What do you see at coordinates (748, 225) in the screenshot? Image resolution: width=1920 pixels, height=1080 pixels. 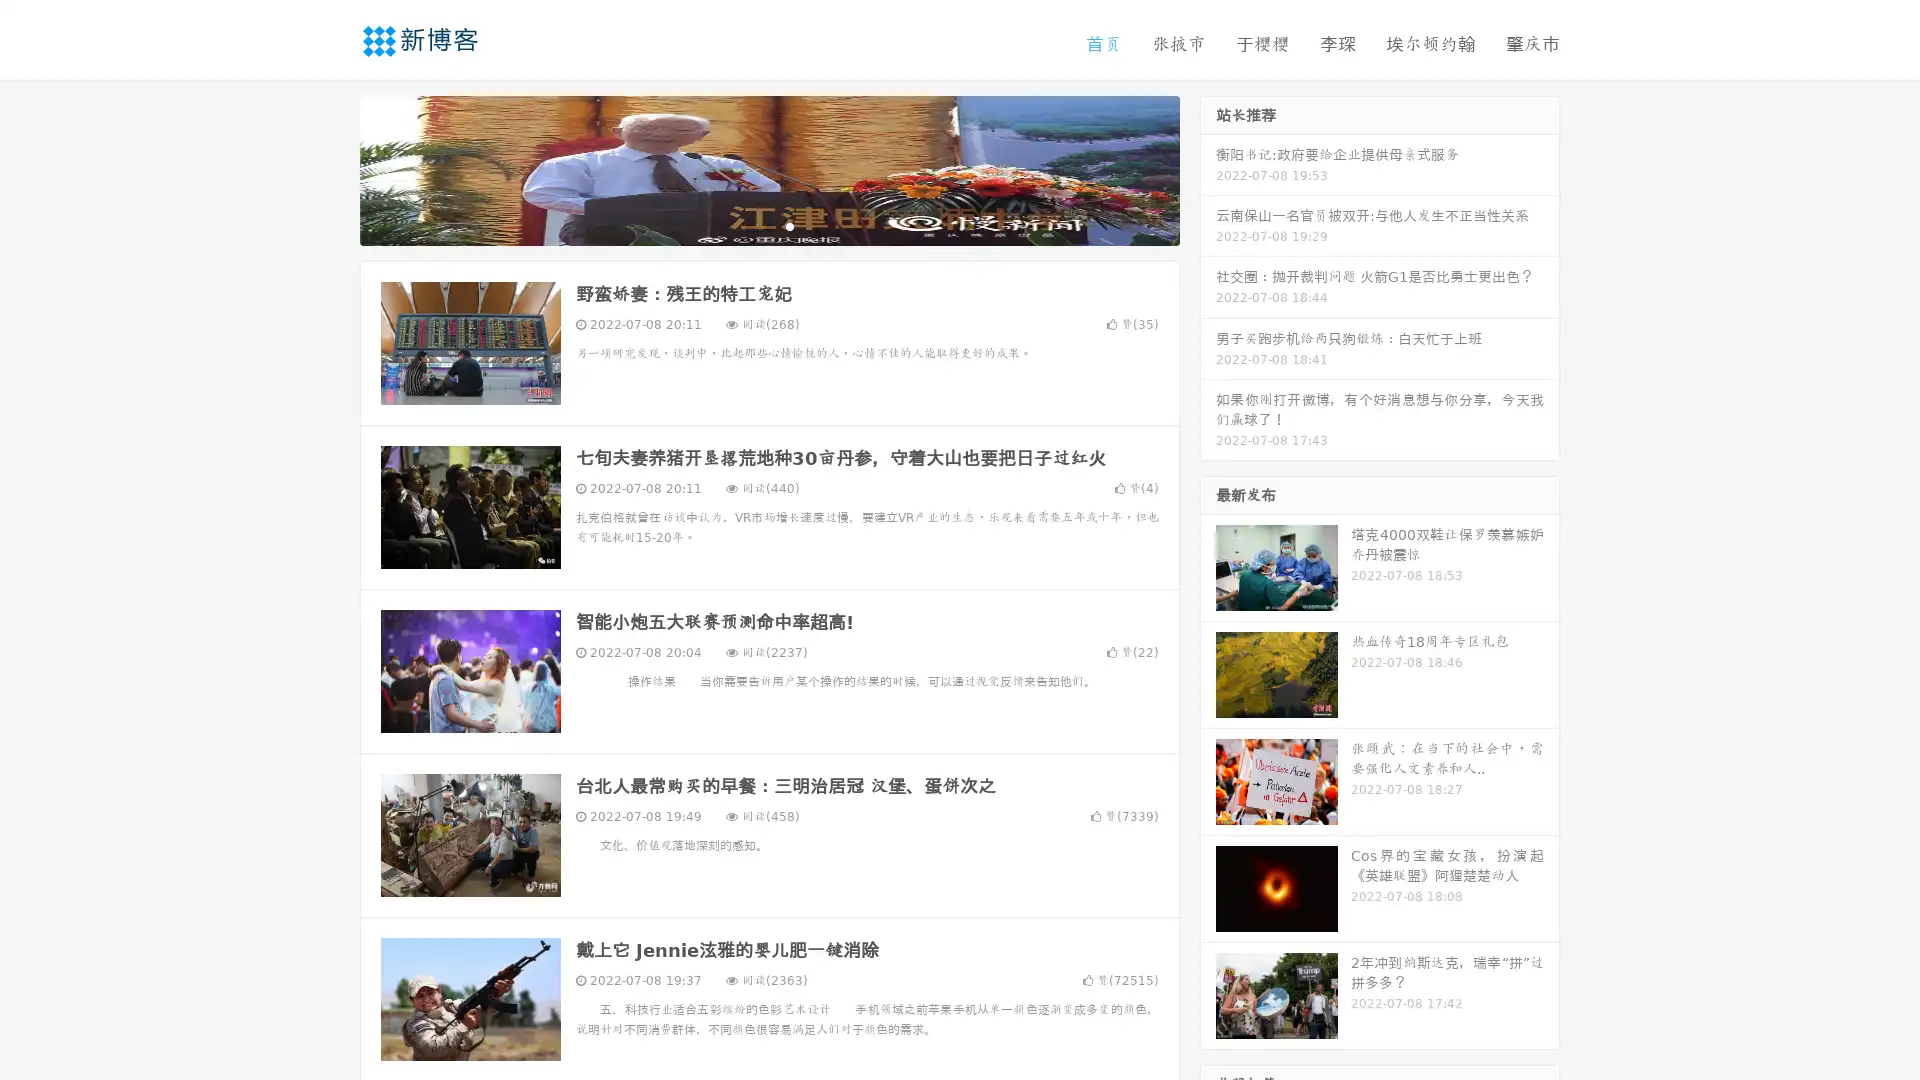 I see `Go to slide 1` at bounding box center [748, 225].